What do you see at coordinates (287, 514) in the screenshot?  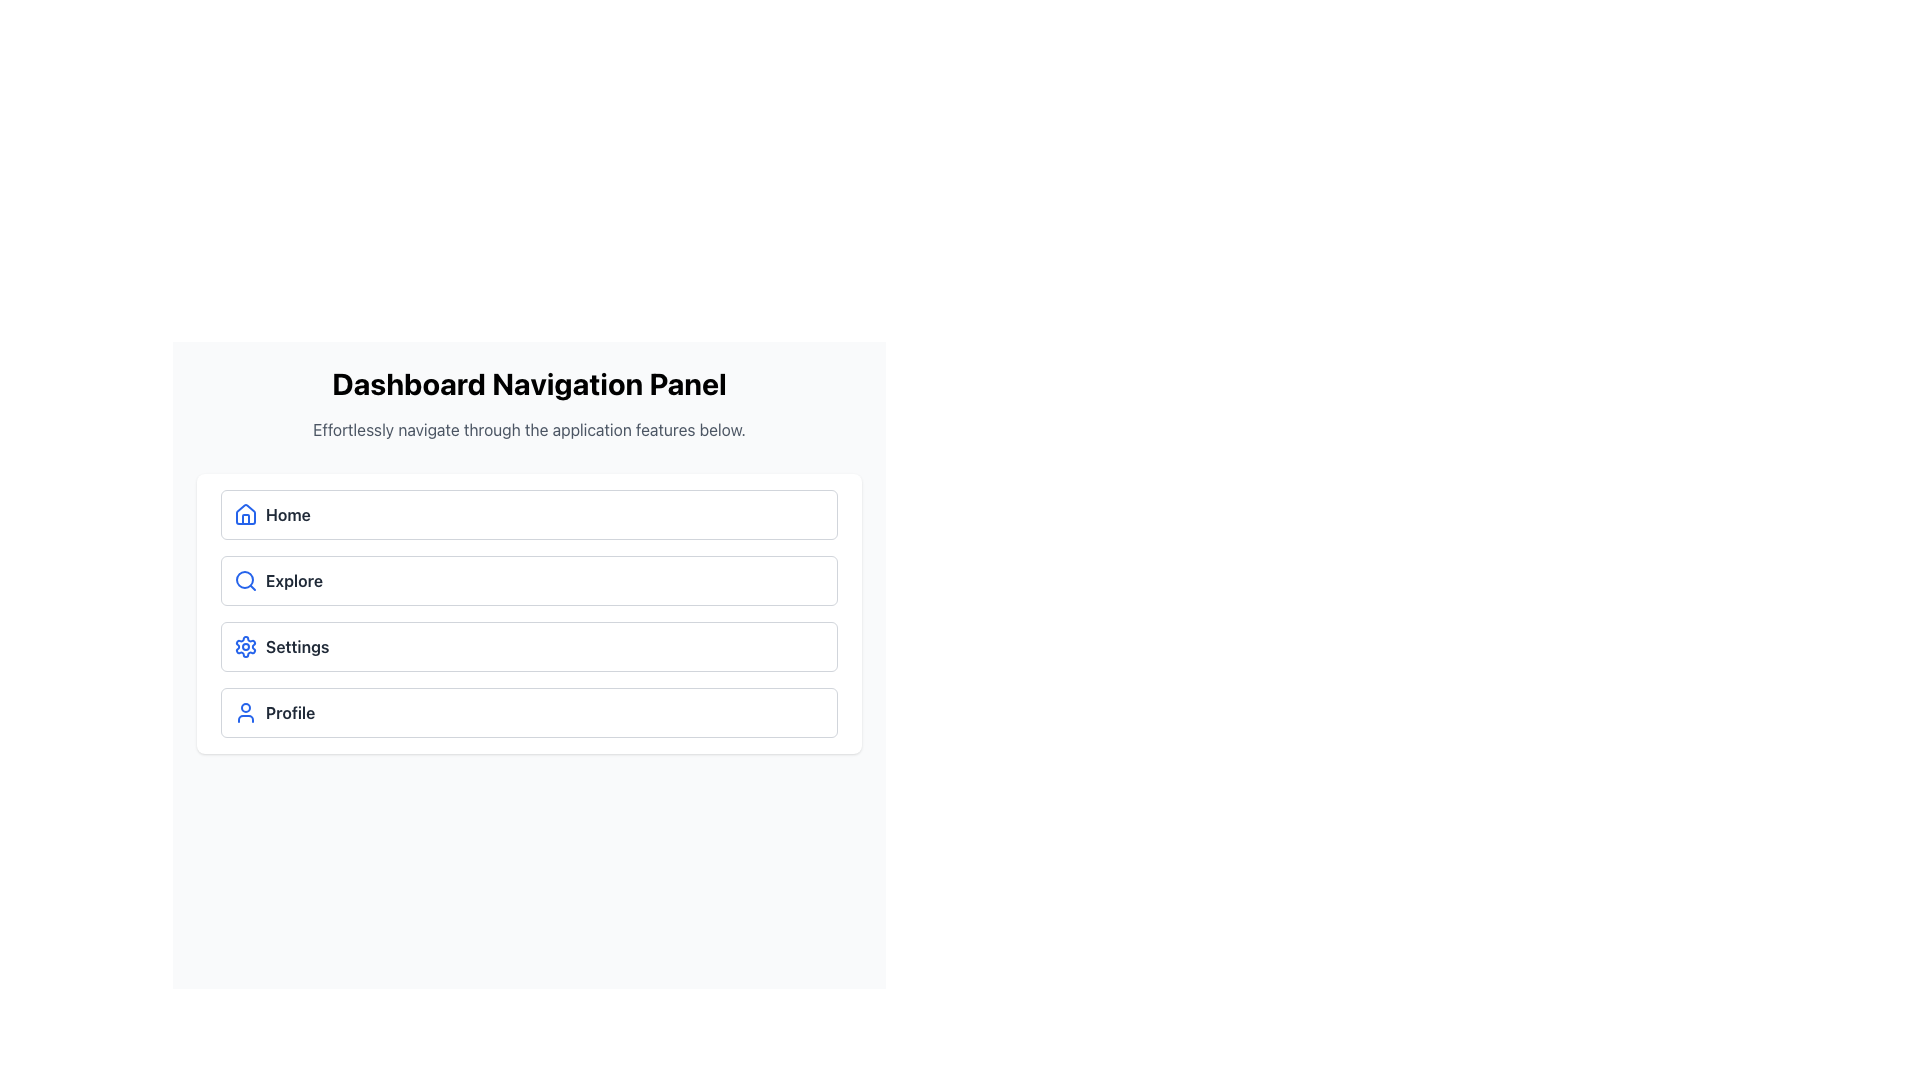 I see `'Home' navigation label, which is a text label indicating that selecting it will take users to the homepage of the application` at bounding box center [287, 514].